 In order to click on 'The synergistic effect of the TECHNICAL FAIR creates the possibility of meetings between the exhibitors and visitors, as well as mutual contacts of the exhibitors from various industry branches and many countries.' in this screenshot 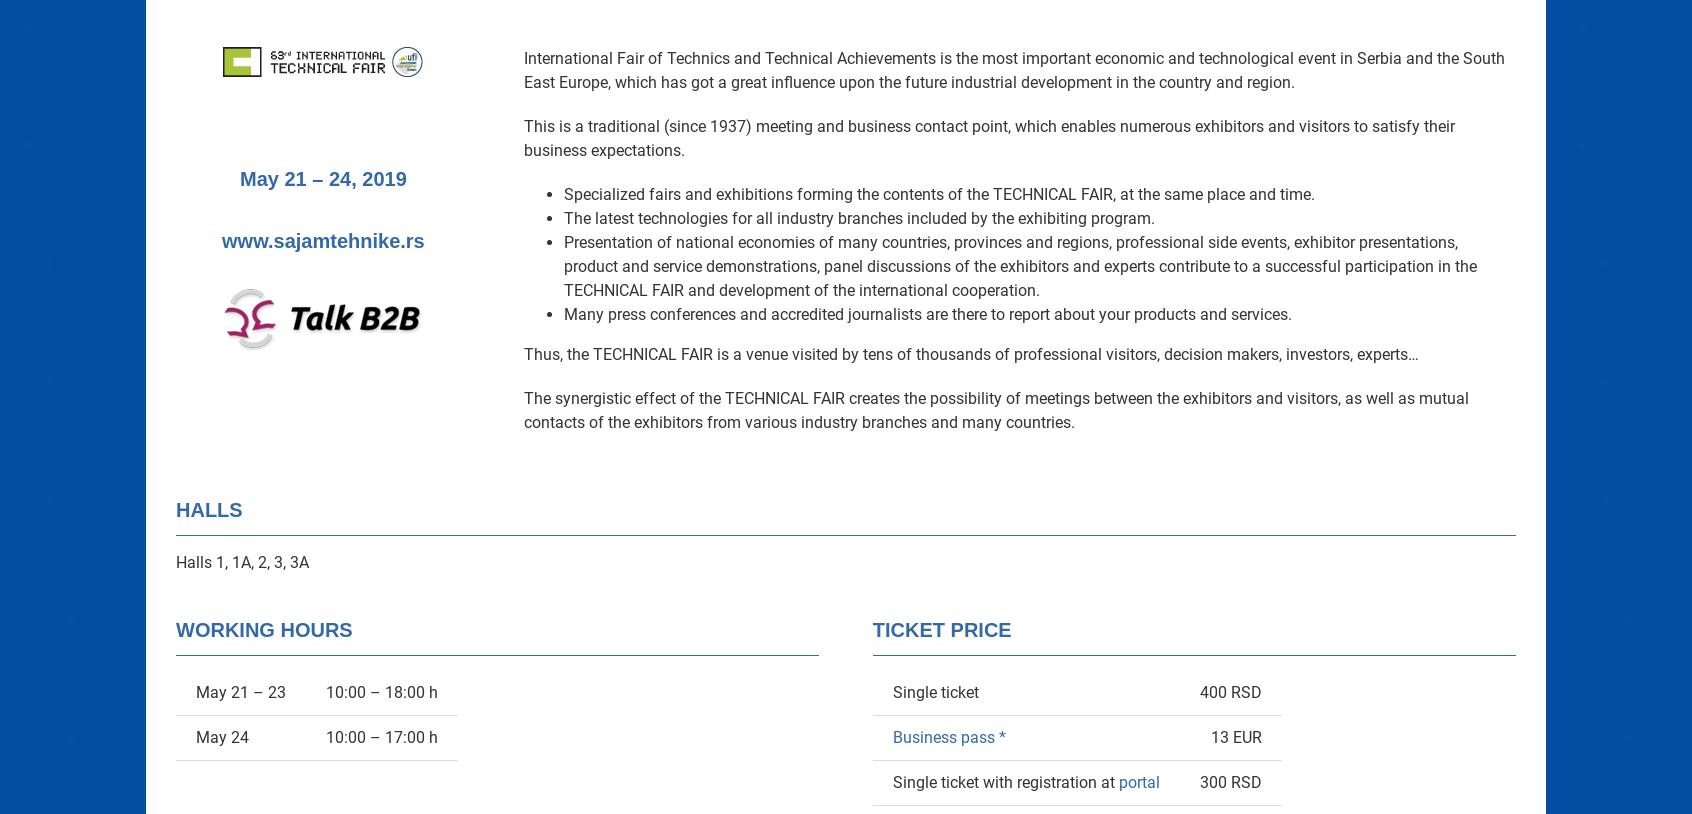, I will do `click(995, 409)`.